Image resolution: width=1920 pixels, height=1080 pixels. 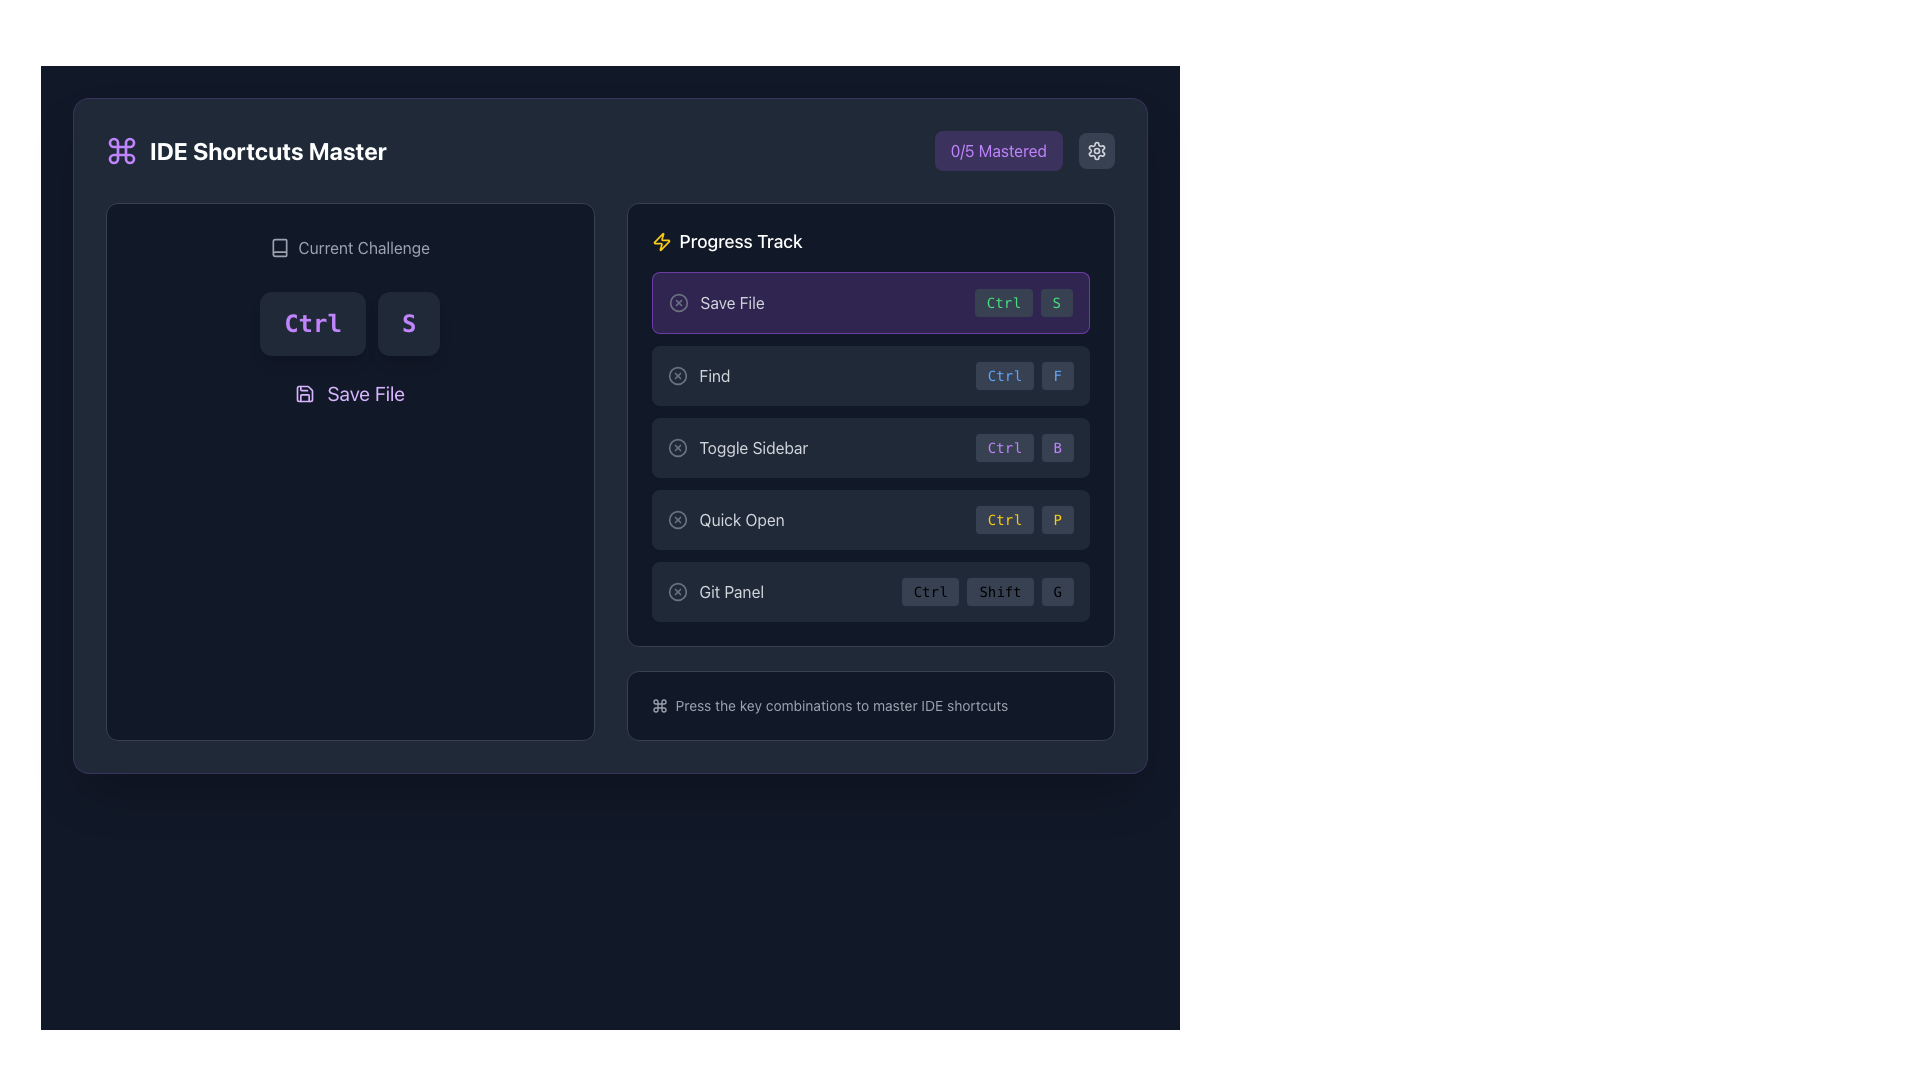 I want to click on the 'Git Panel' Text Label with Icon located at the bottom of the 'Progress Track' section, so click(x=715, y=590).